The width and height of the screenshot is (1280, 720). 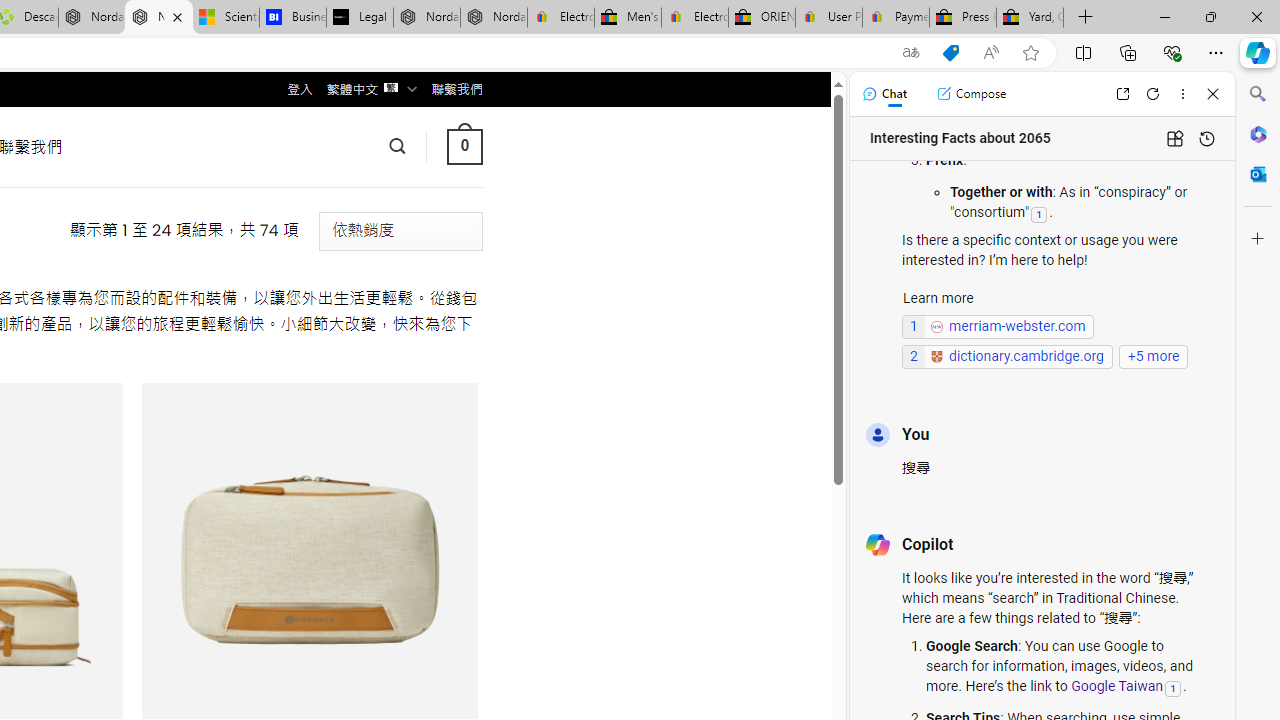 What do you see at coordinates (695, 17) in the screenshot?
I see `'Electronics, Cars, Fashion, Collectibles & More | eBay'` at bounding box center [695, 17].